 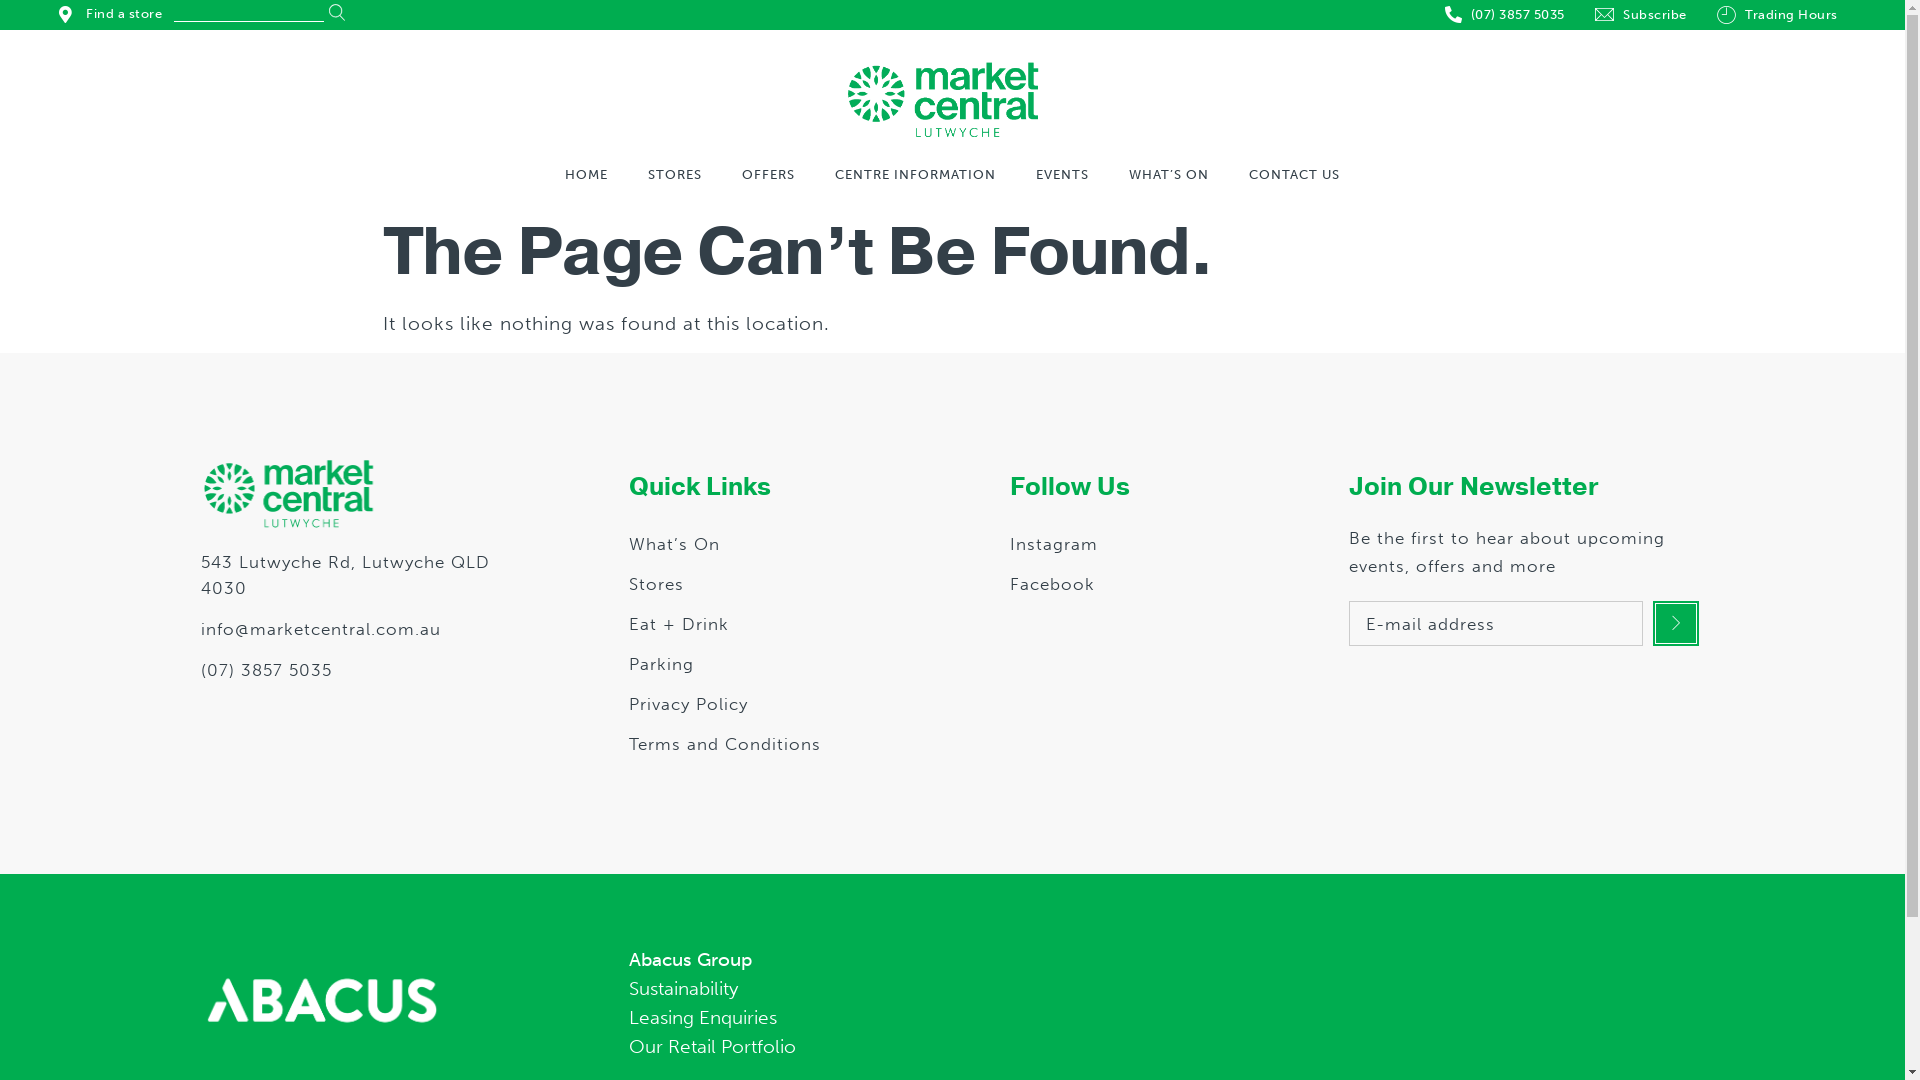 What do you see at coordinates (1148, 1018) in the screenshot?
I see `'Leasing Enquiries'` at bounding box center [1148, 1018].